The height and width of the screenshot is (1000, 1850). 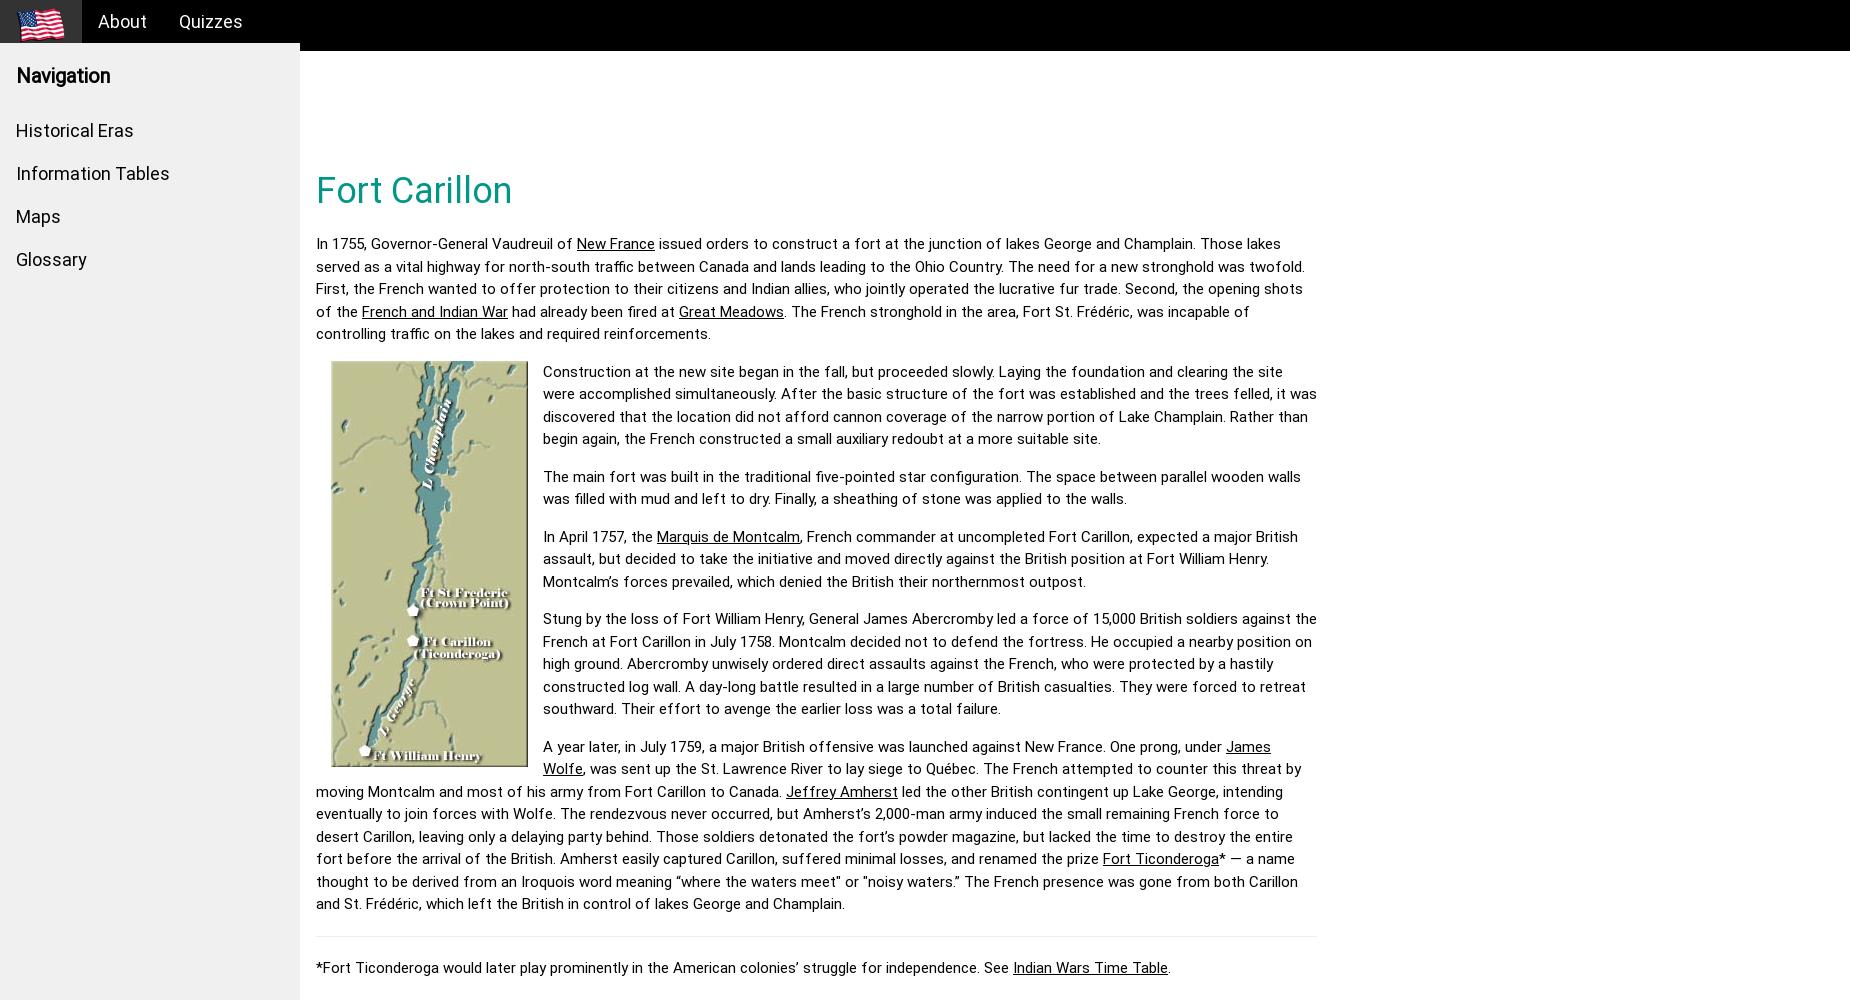 I want to click on 'Historical Eras', so click(x=73, y=130).